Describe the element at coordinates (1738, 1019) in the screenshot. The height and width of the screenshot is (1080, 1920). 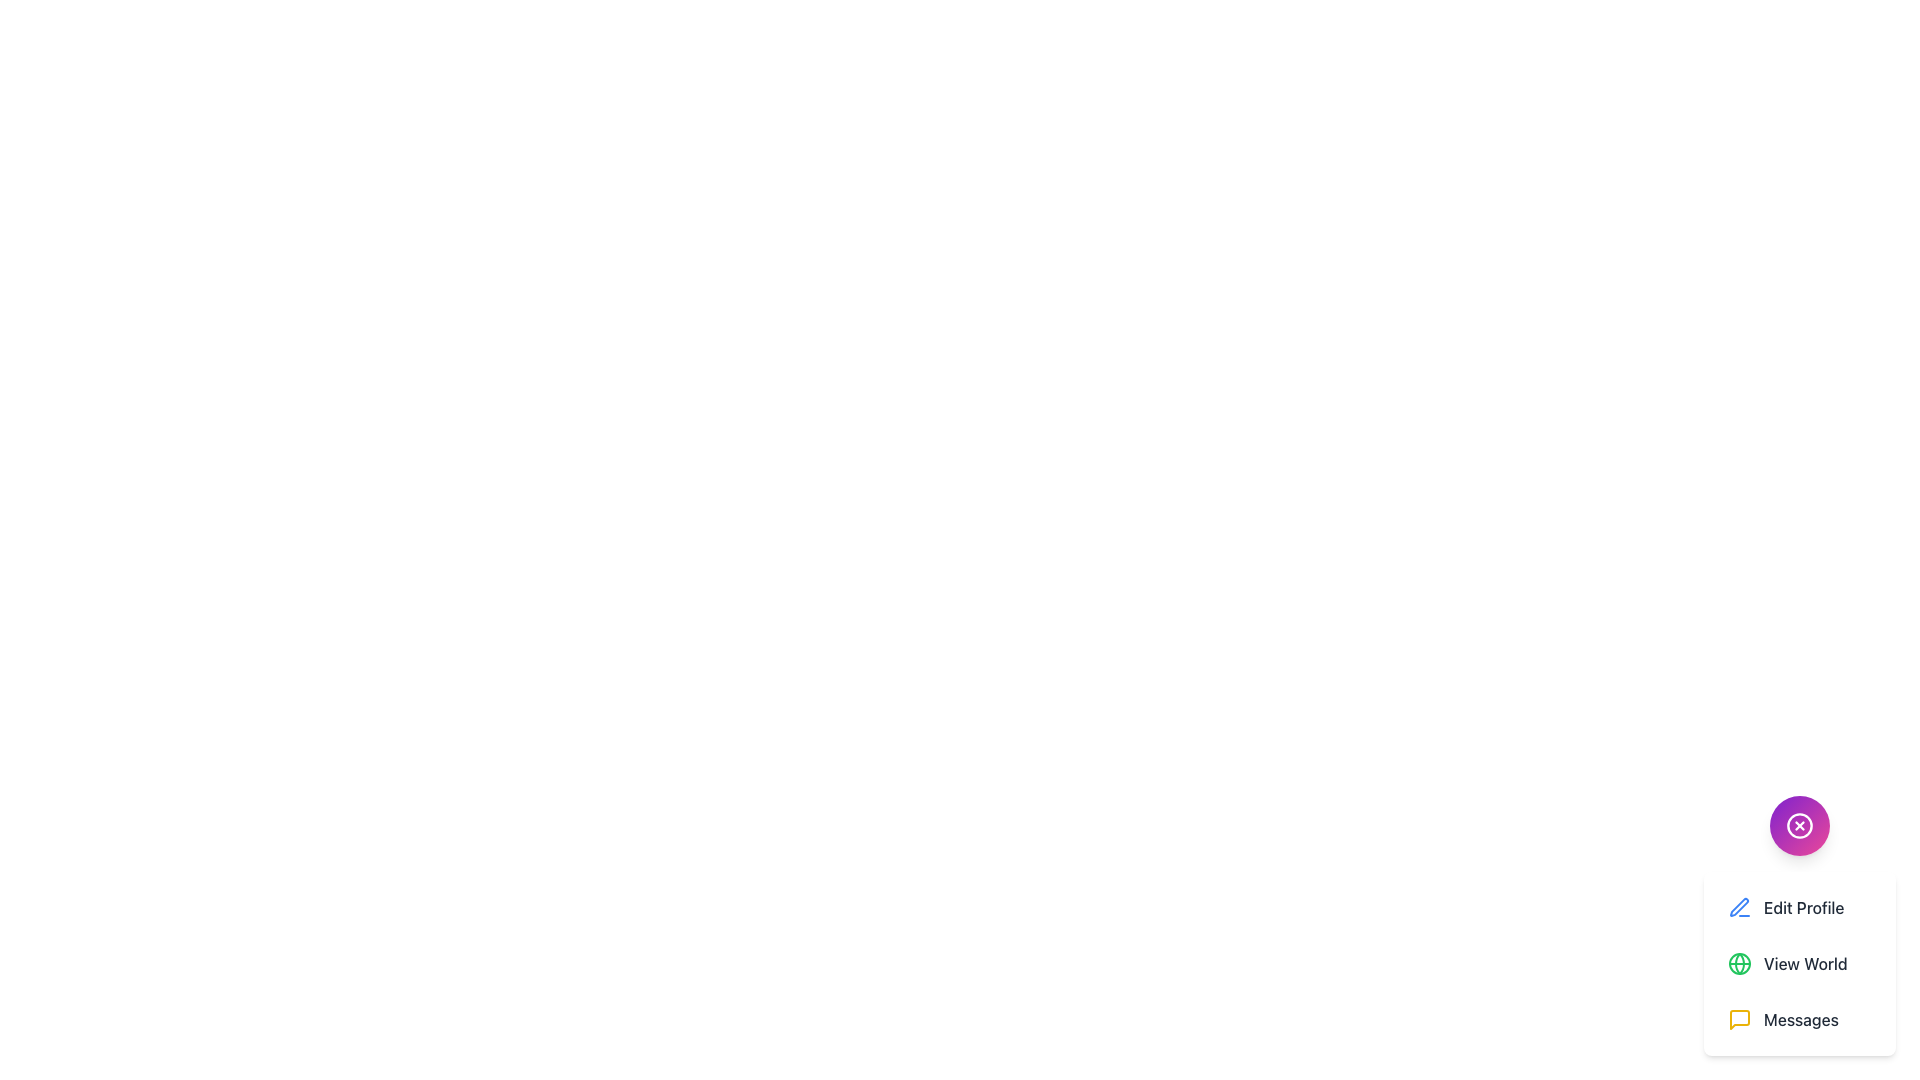
I see `the yellow speech bubble icon located at the bottom right of the vertical menu` at that location.